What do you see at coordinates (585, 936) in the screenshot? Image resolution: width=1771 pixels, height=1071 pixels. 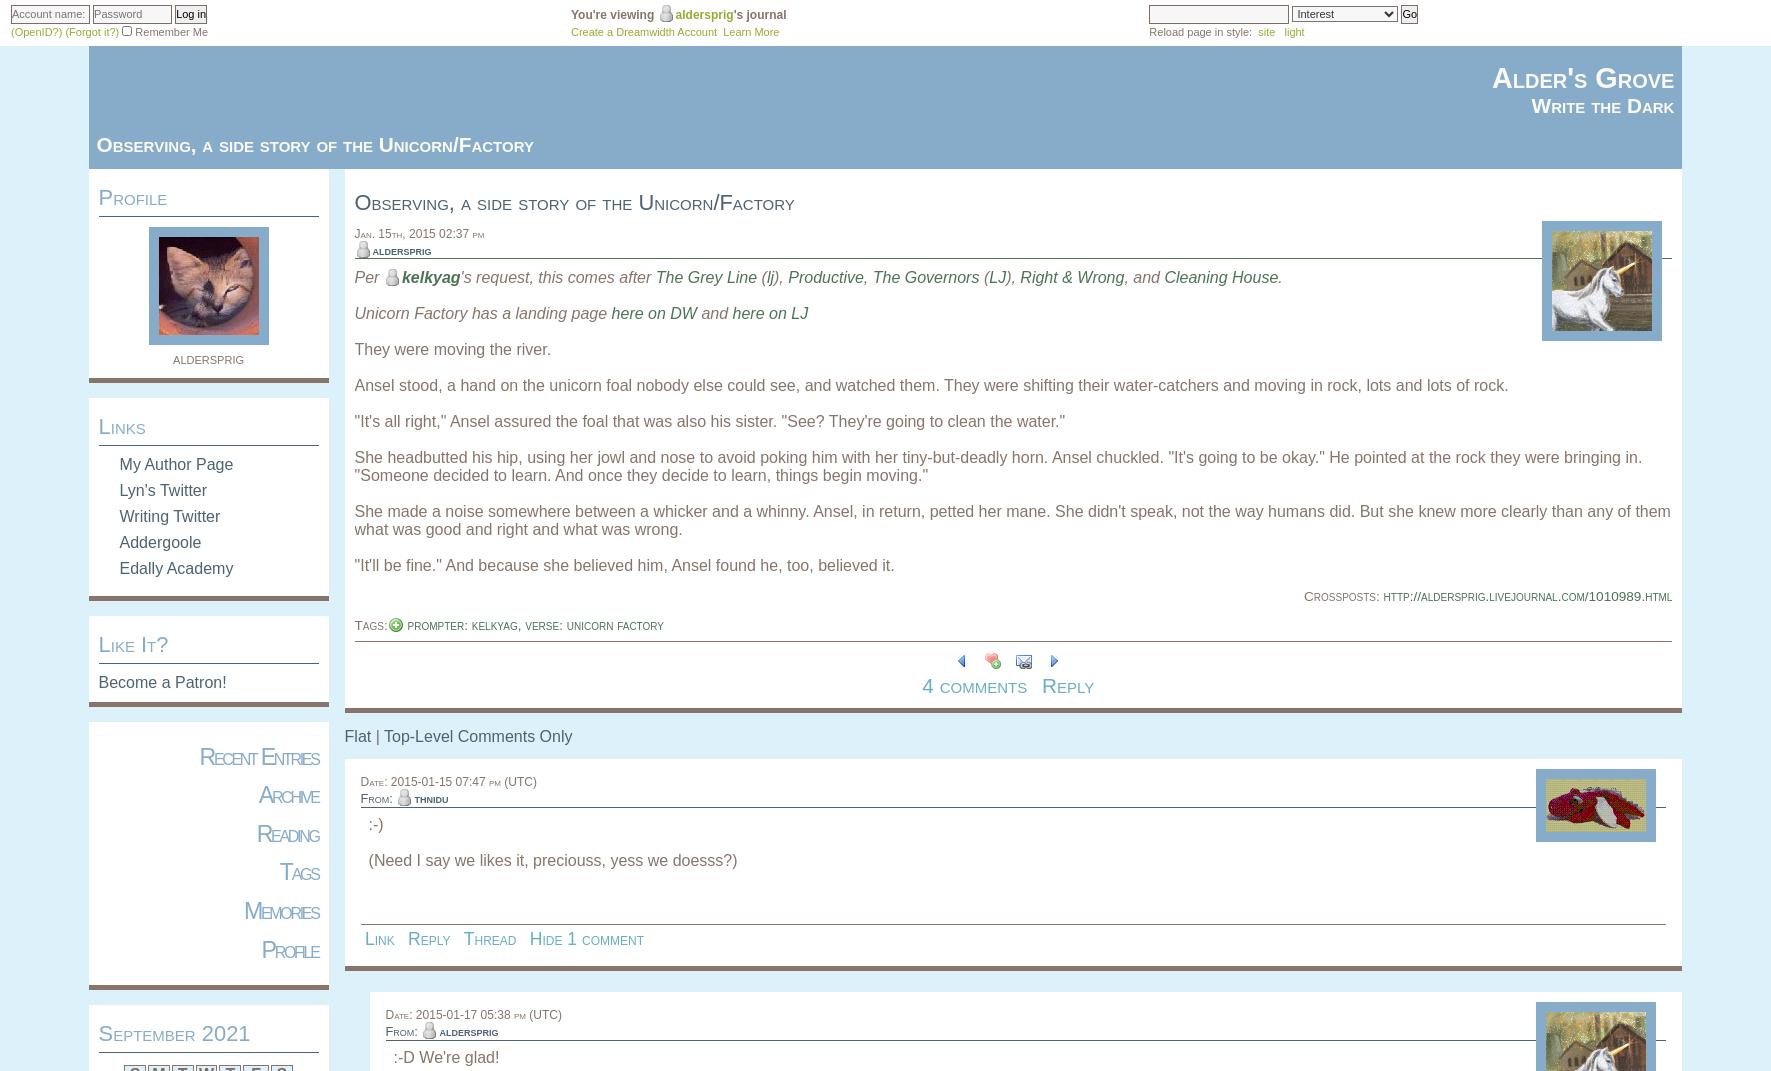 I see `'Hide 1 comment'` at bounding box center [585, 936].